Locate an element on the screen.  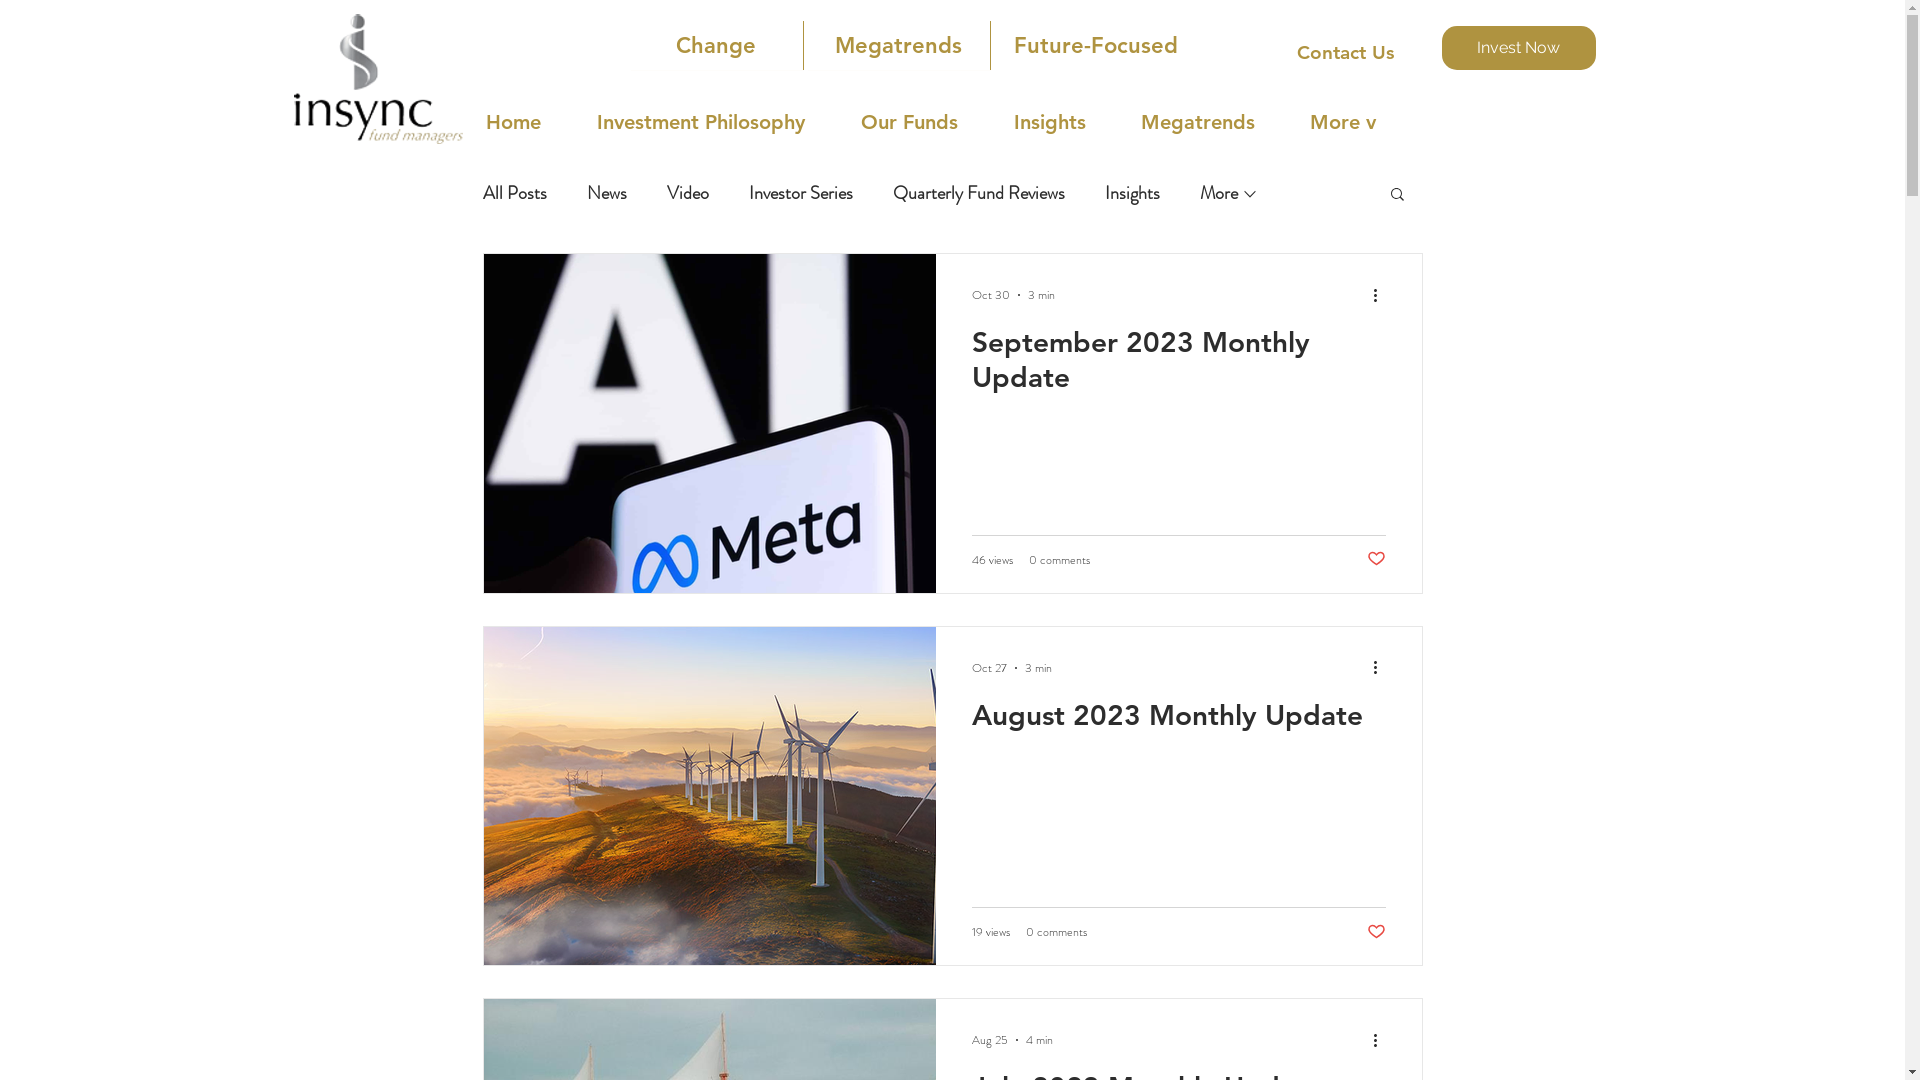
'Our Funds' is located at coordinates (925, 122).